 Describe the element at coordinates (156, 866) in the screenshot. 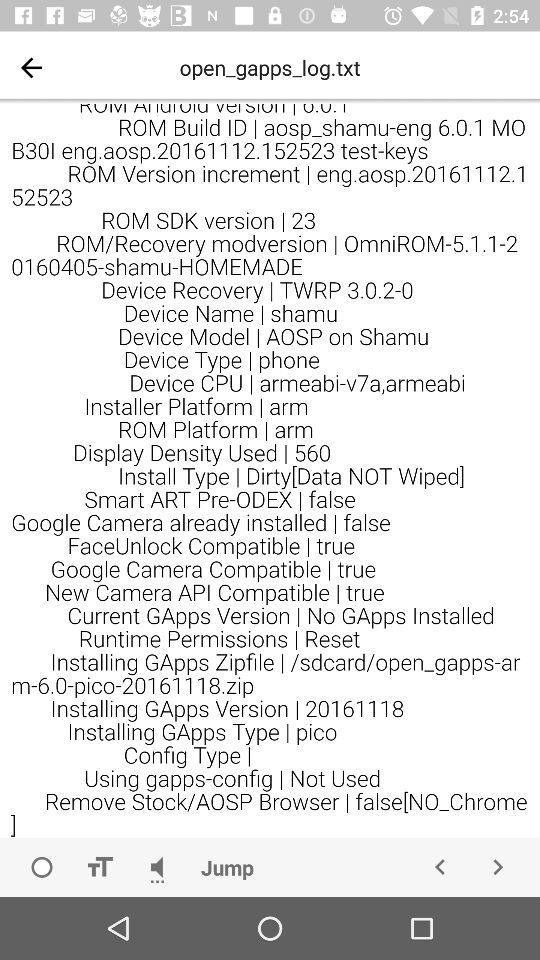

I see `the volume icon` at that location.